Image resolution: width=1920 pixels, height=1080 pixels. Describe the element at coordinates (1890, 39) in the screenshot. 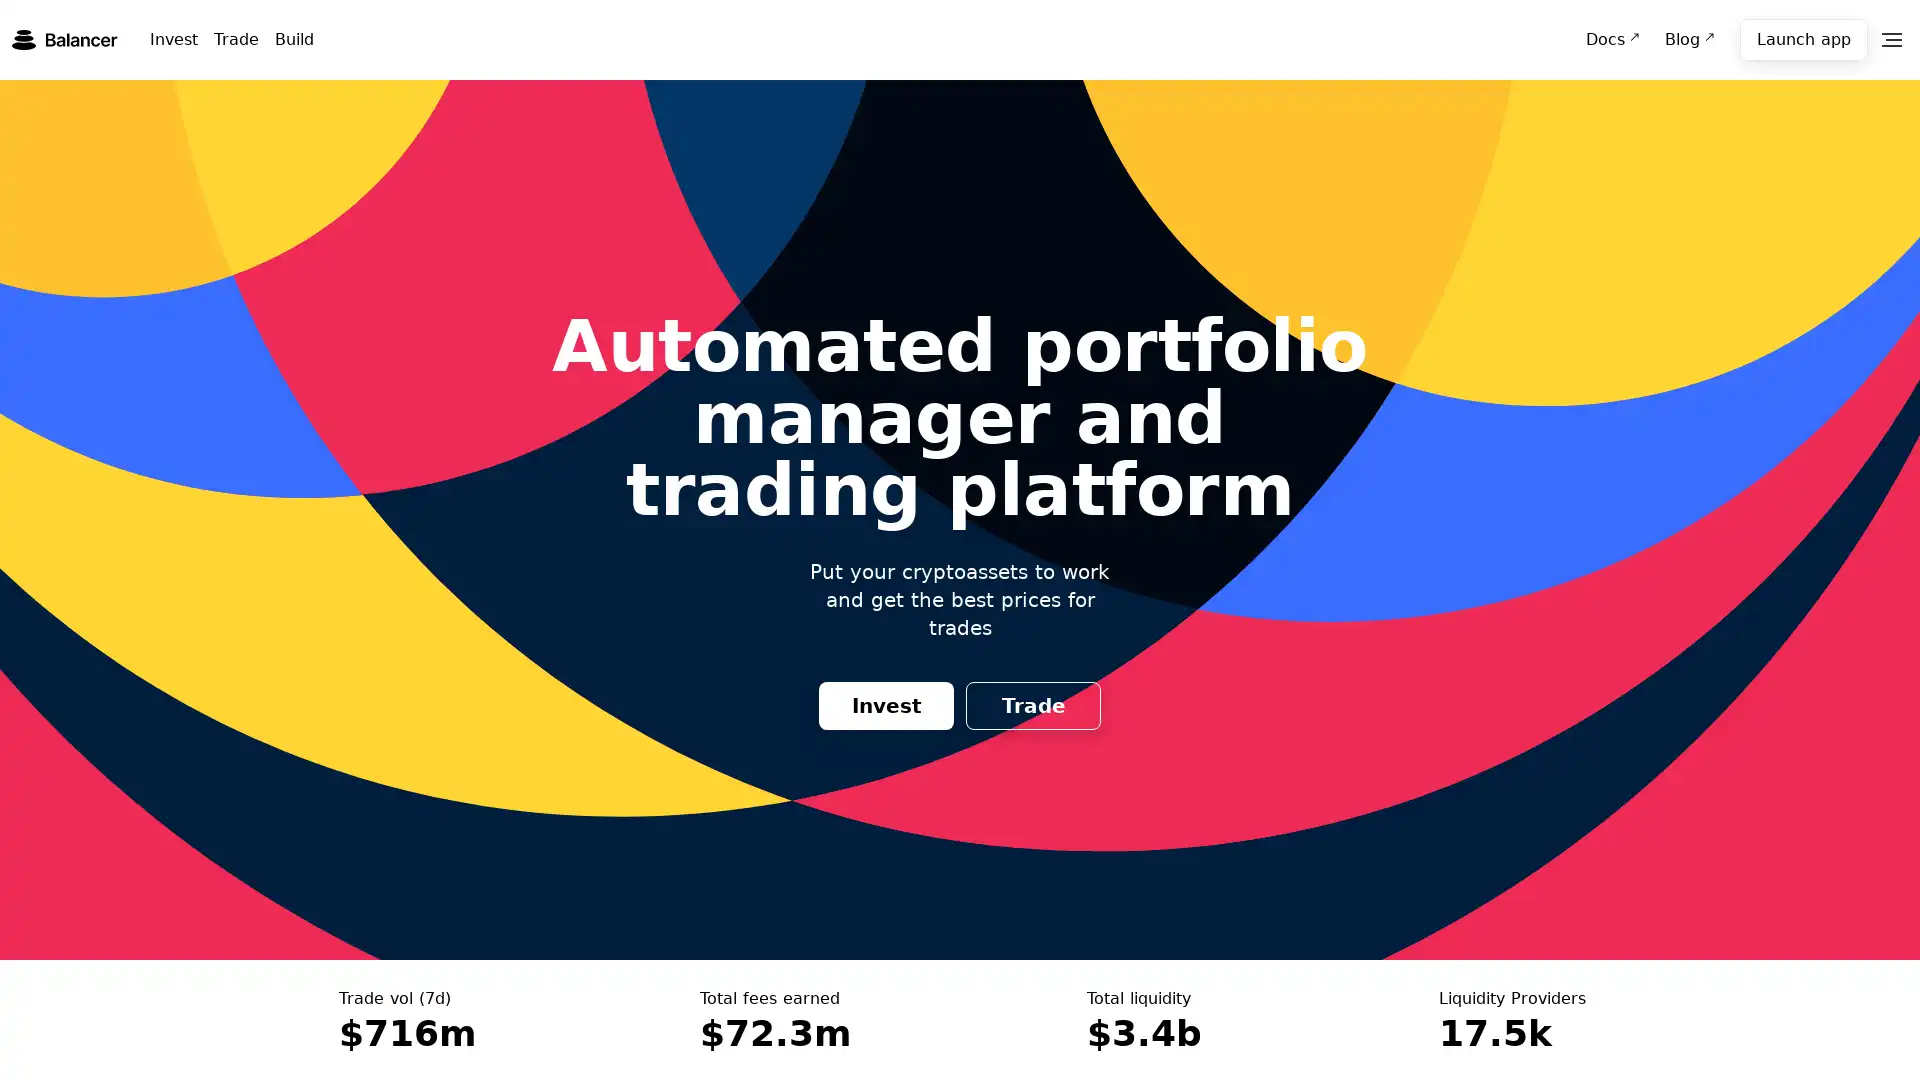

I see `Menu` at that location.